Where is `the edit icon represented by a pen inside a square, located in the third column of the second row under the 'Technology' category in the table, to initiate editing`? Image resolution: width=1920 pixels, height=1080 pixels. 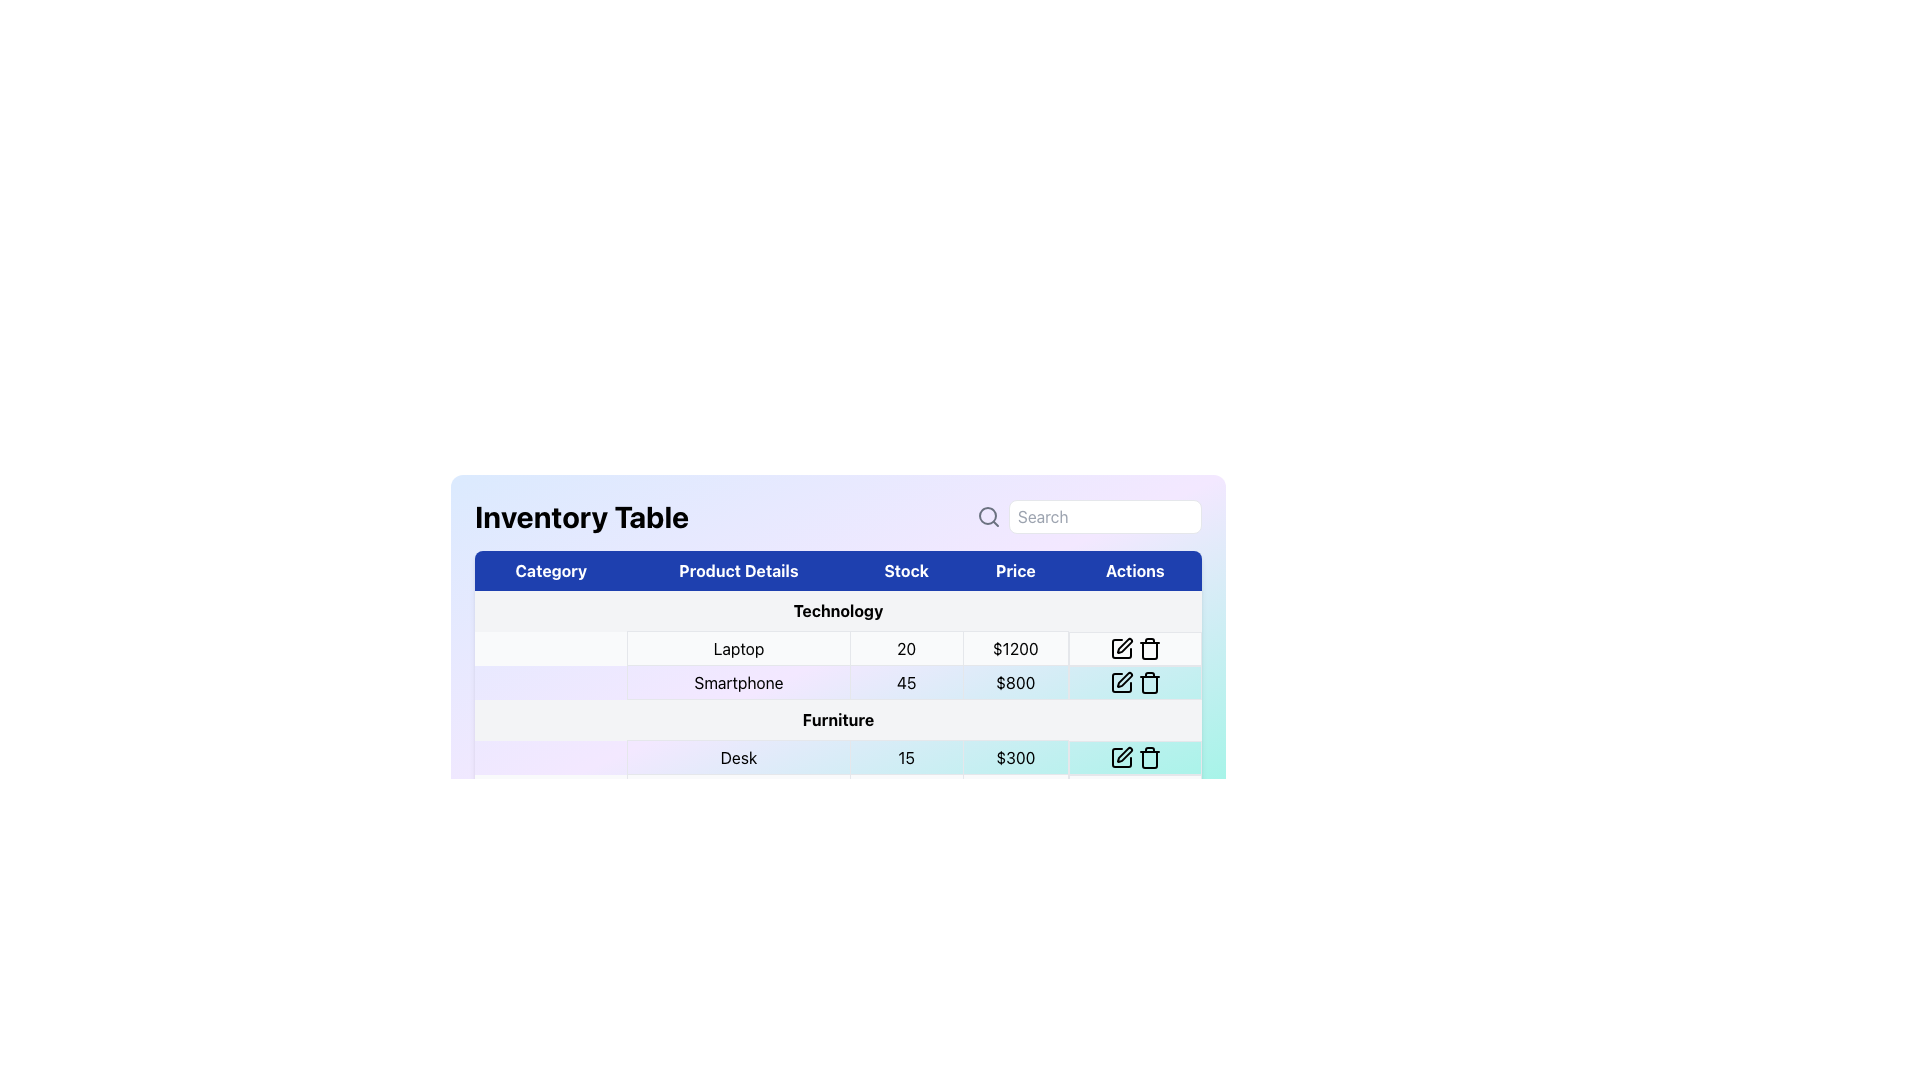 the edit icon represented by a pen inside a square, located in the third column of the second row under the 'Technology' category in the table, to initiate editing is located at coordinates (1121, 681).